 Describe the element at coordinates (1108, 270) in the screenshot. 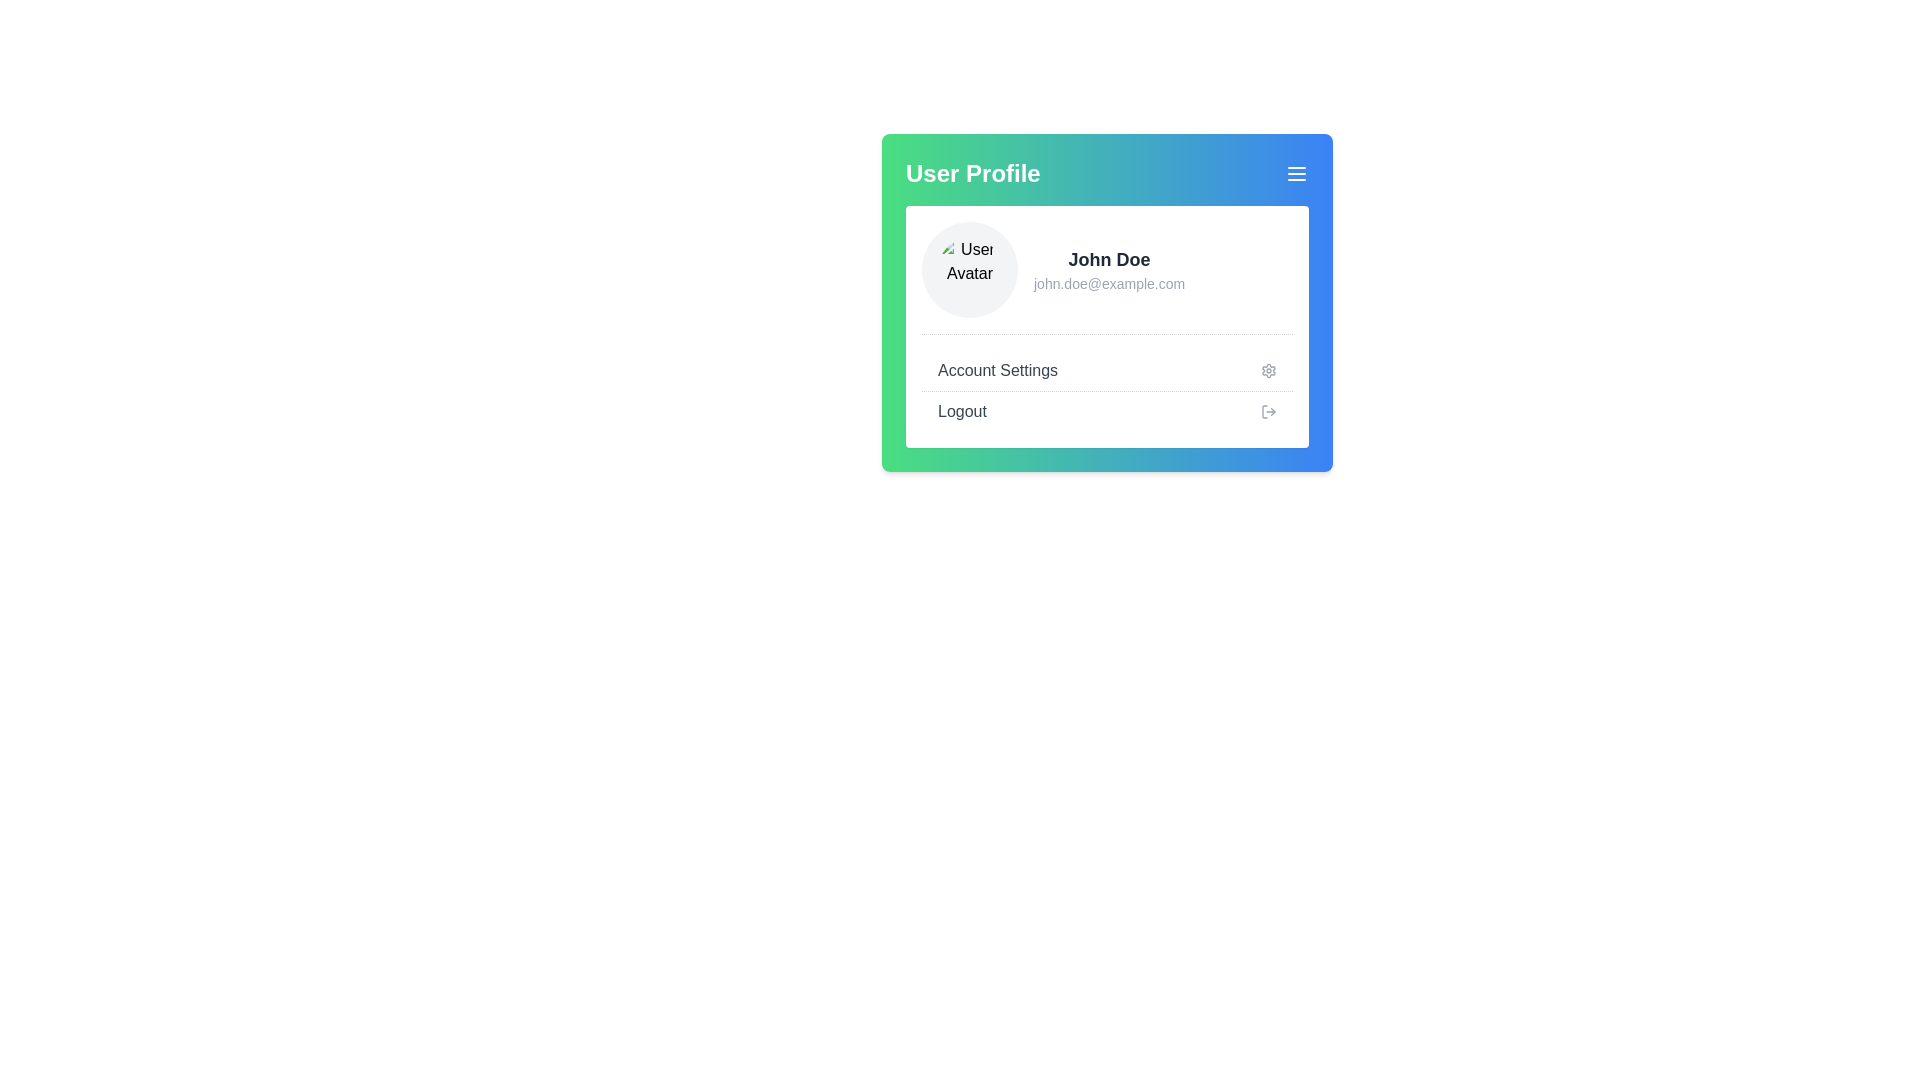

I see `user information text label displaying the name 'John Doe' and the email 'john.doe@example.com', which is located to the right of the circular avatar in the user profile card` at that location.